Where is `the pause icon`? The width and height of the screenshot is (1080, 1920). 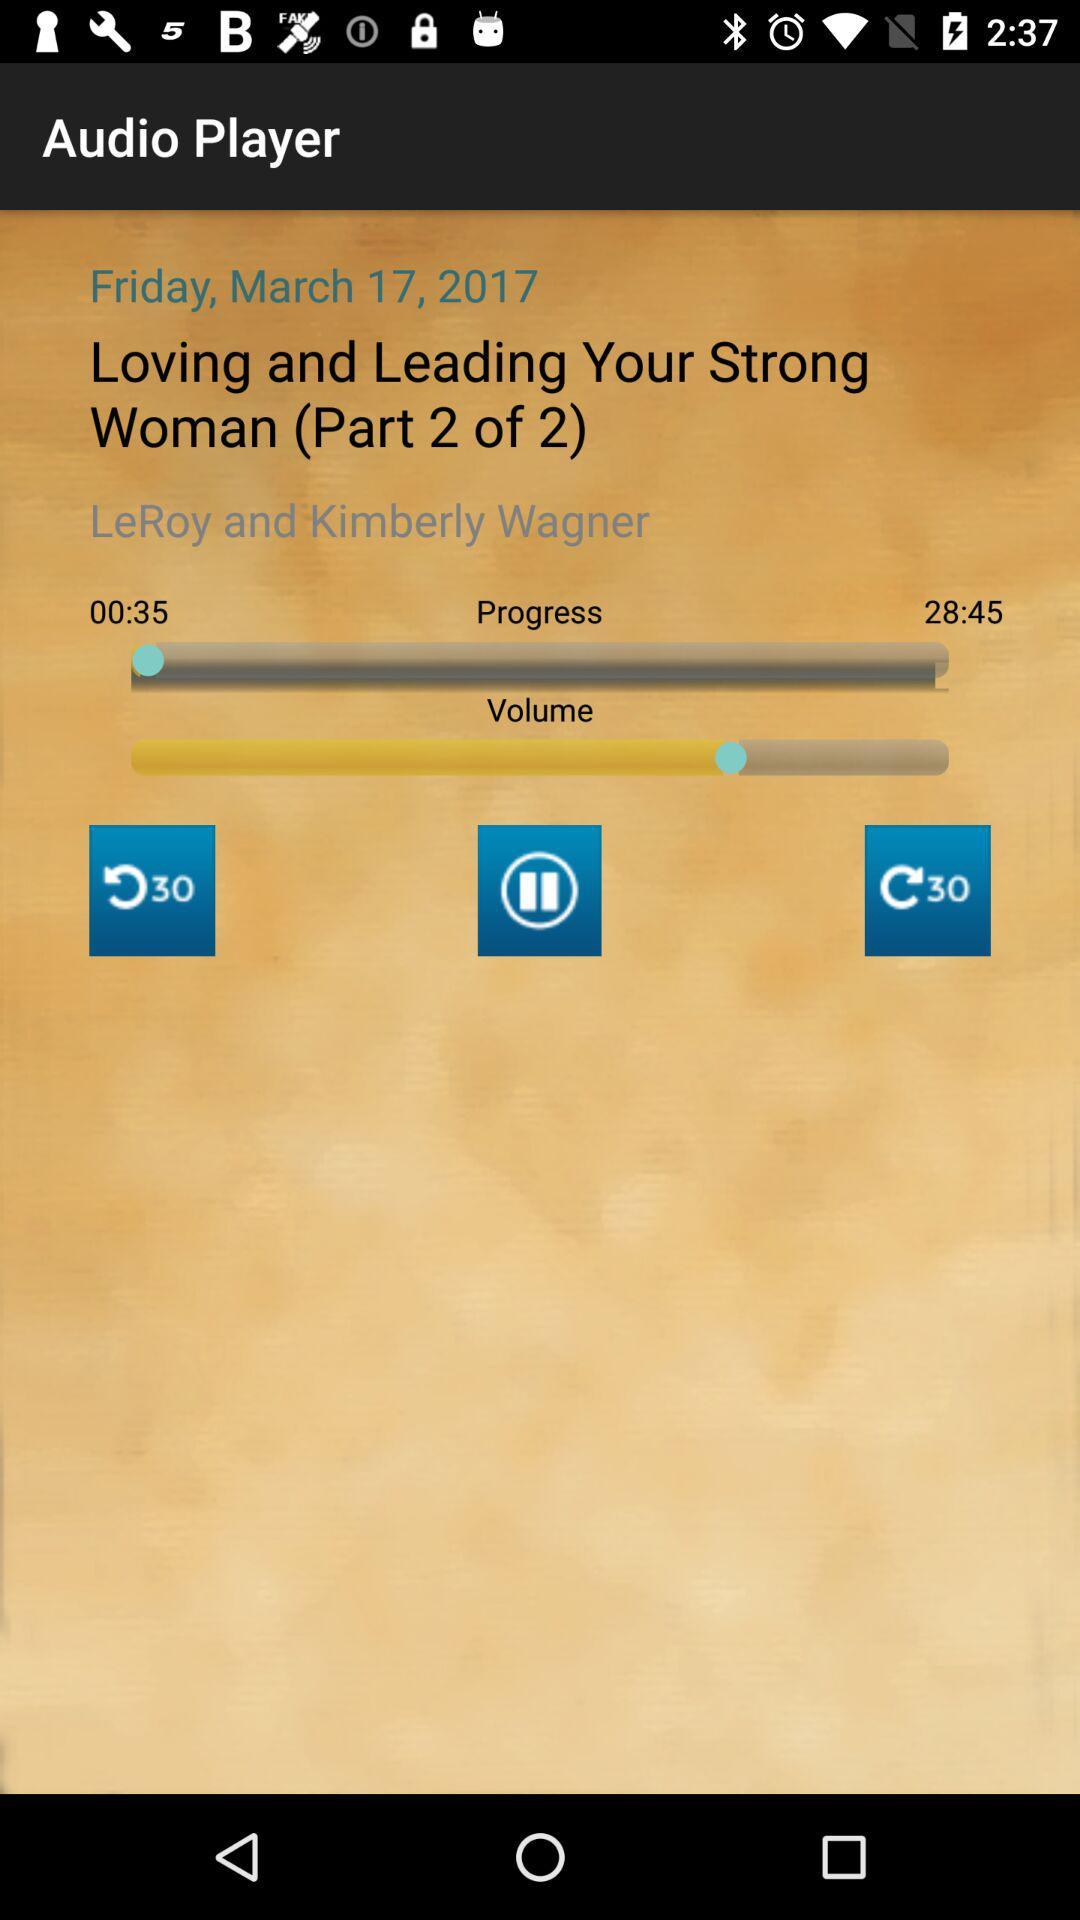
the pause icon is located at coordinates (538, 889).